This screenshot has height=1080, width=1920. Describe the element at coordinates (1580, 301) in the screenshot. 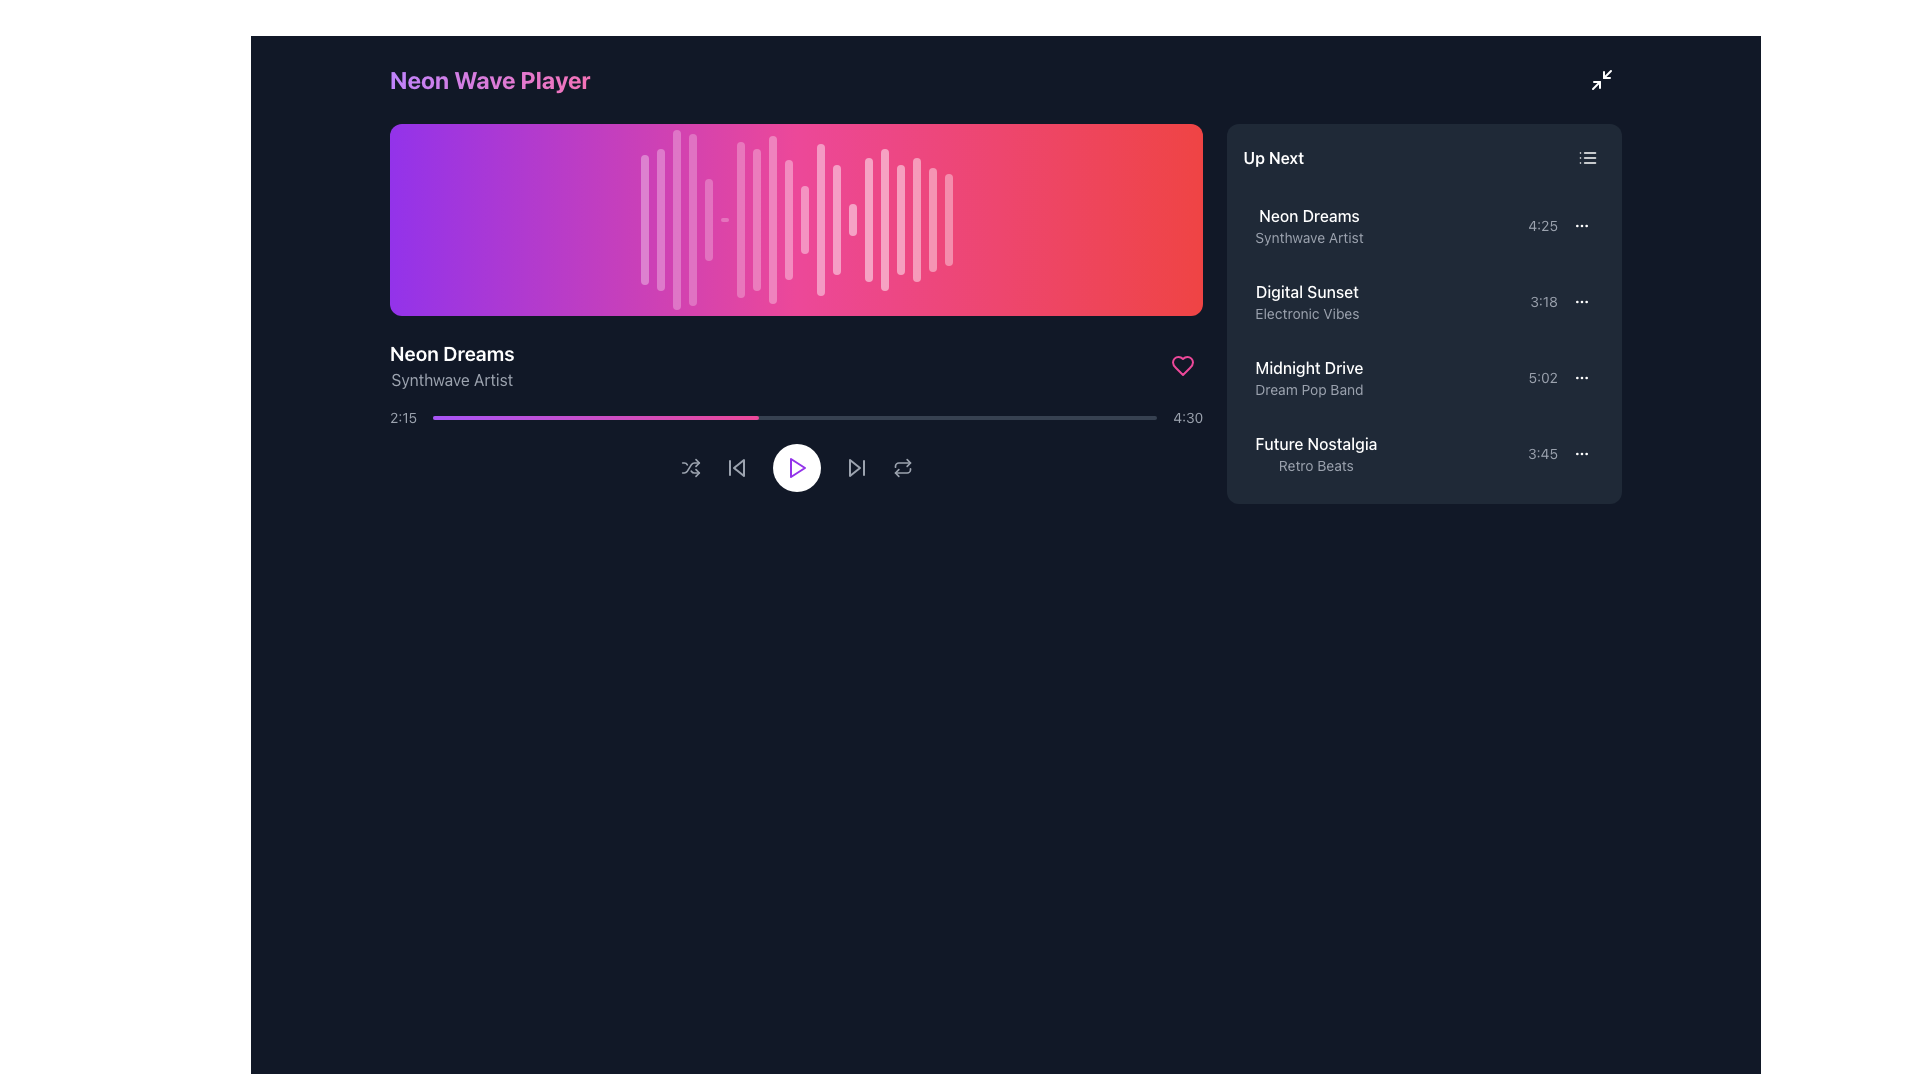

I see `the Vertical Ellipsis Icon associated with the 'Digital Sunset' list item for keyboard navigation` at that location.